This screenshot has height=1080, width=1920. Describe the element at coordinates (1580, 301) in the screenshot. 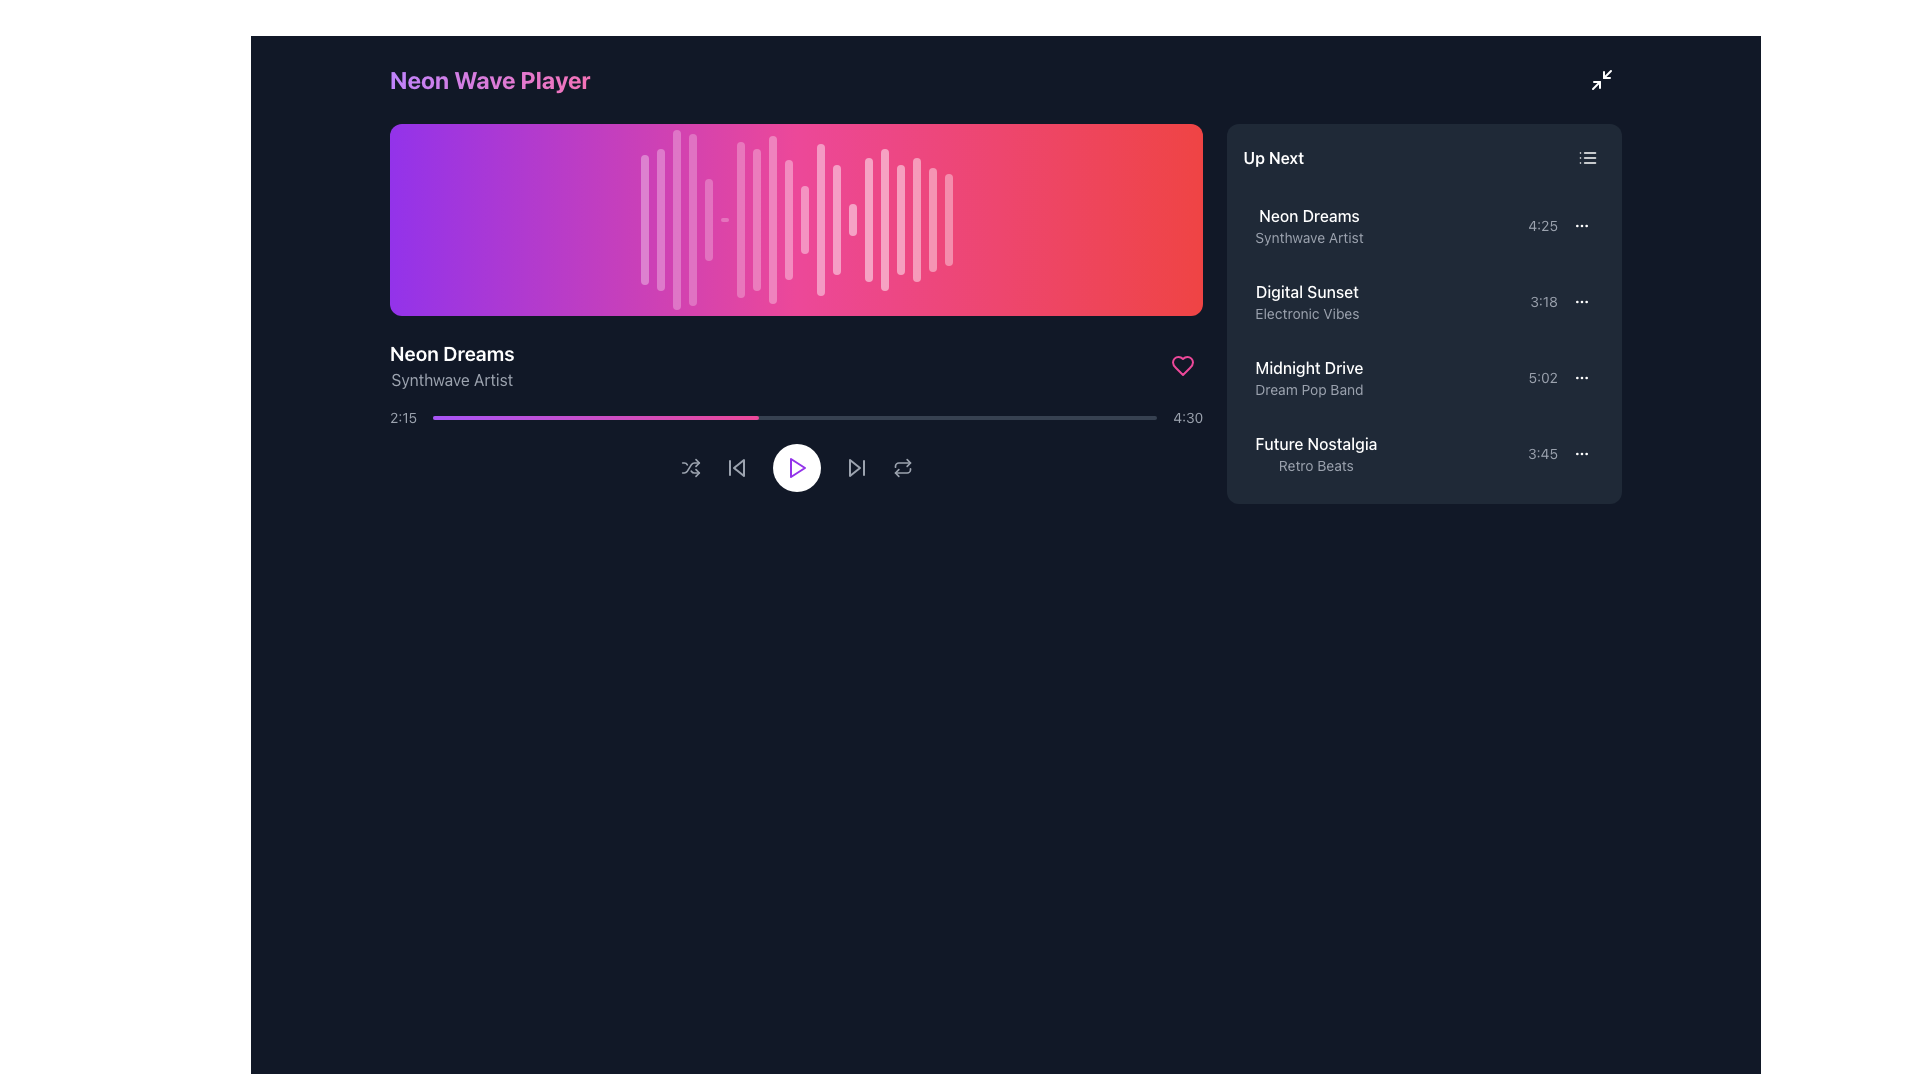

I see `the Vertical Ellipsis Icon associated with the 'Digital Sunset' list item for keyboard navigation` at that location.